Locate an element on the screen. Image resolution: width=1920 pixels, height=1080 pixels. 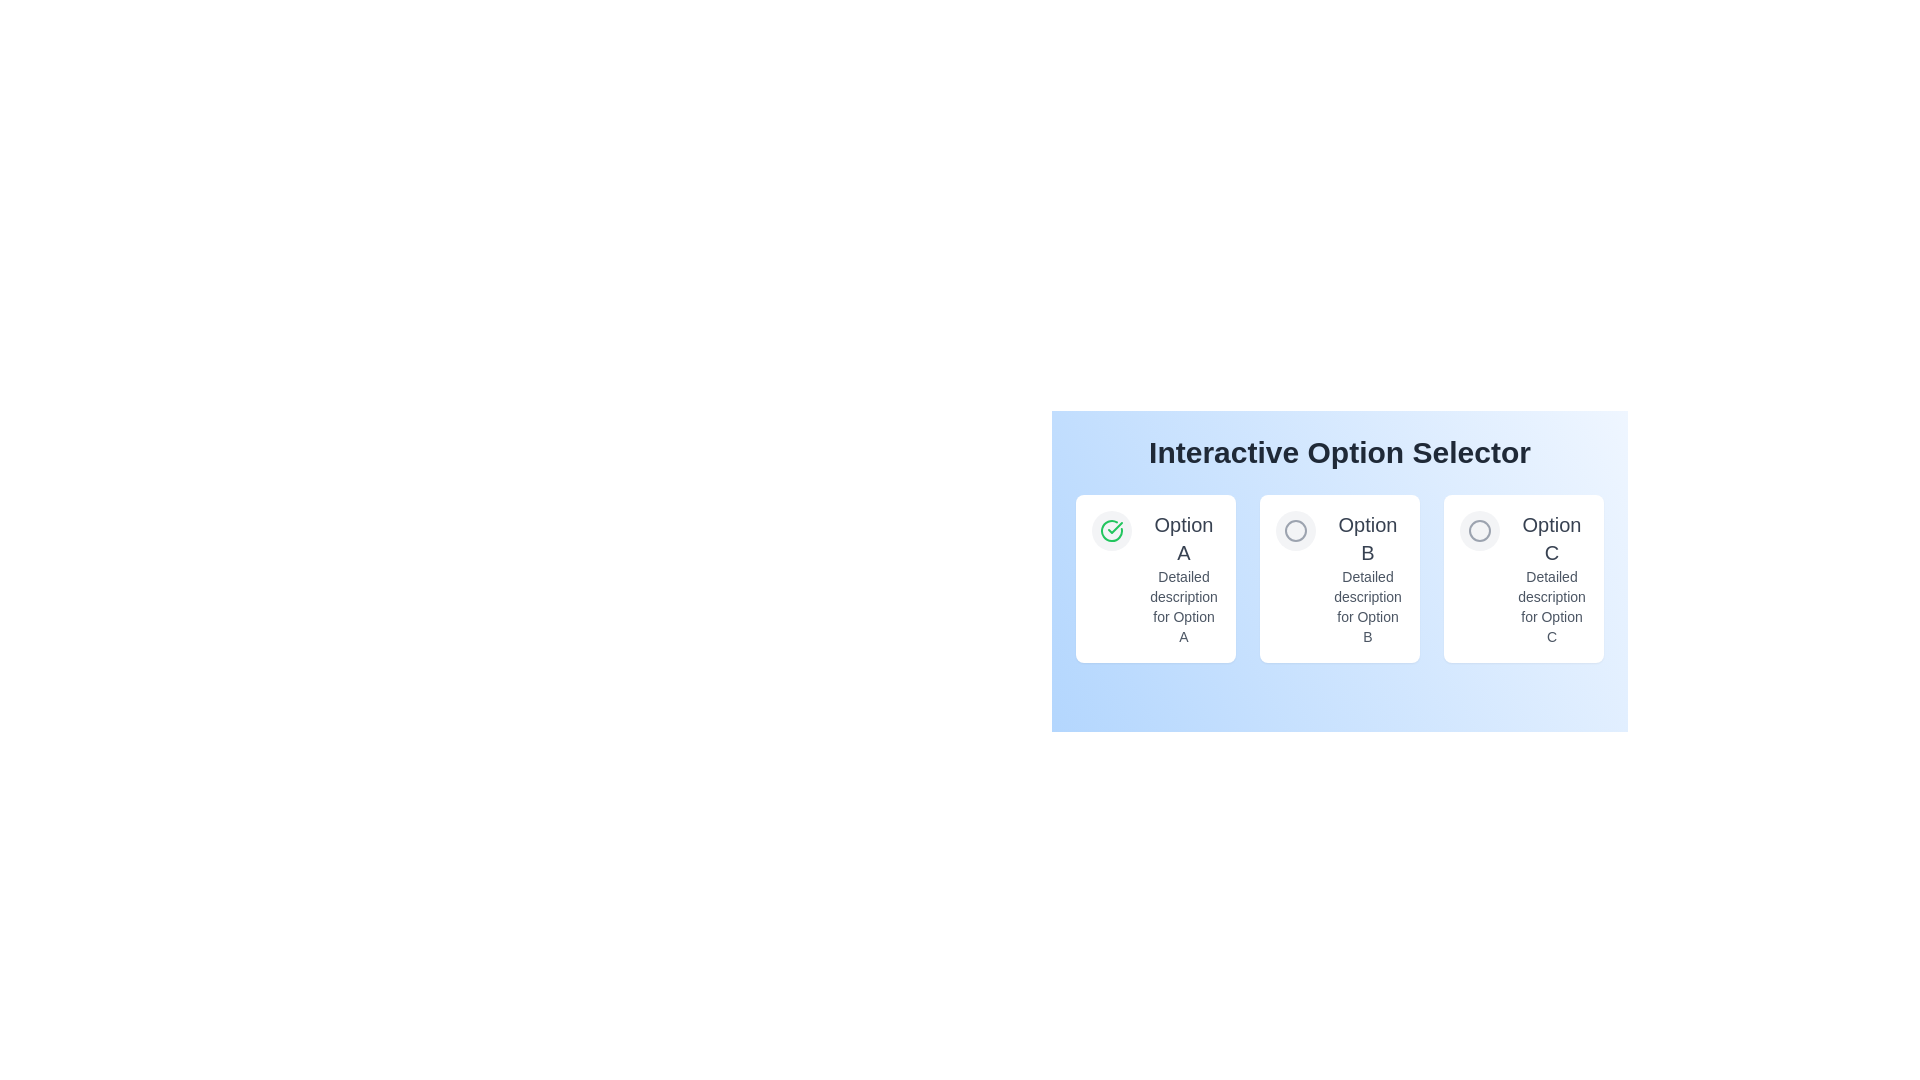
the static text block displaying 'Detailed description for Option C', which is styled in a smaller, gray font and located below the 'Option C' label in the third option box is located at coordinates (1550, 605).